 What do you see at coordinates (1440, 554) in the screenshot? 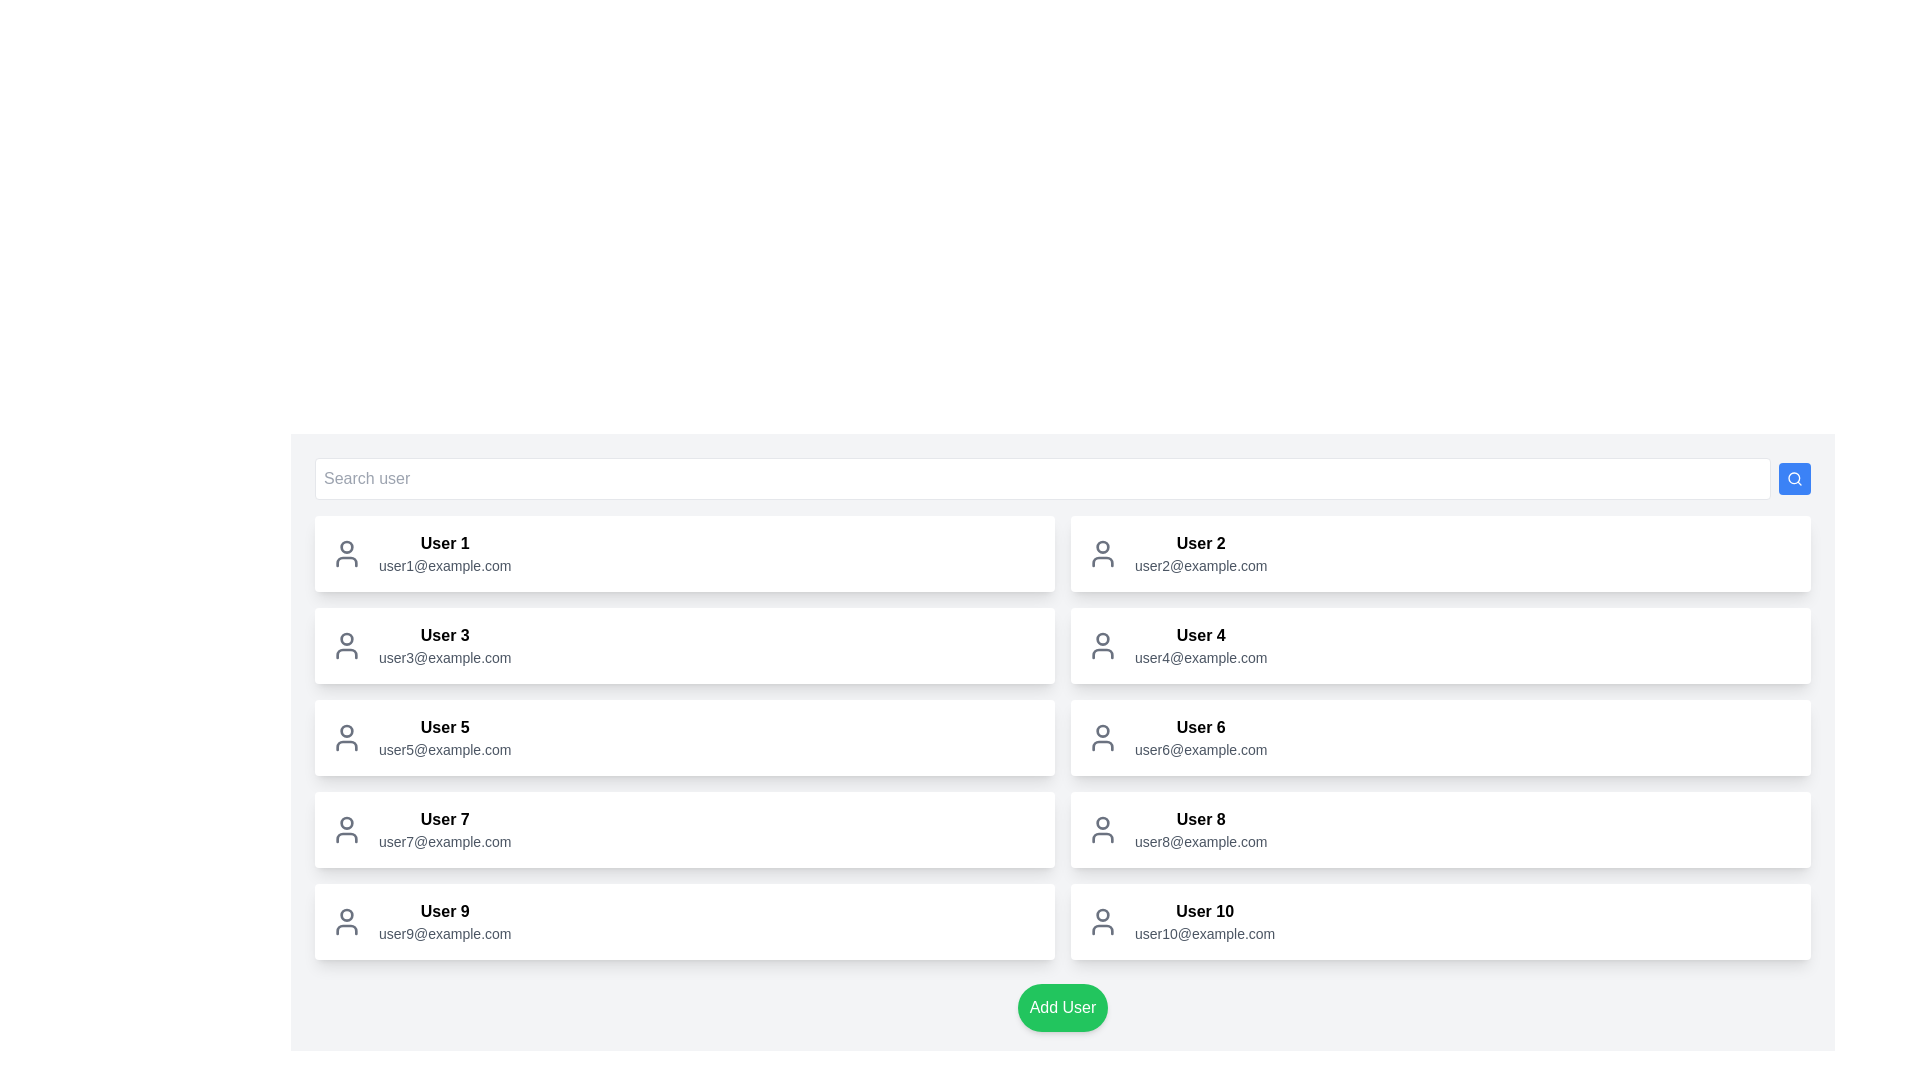
I see `the second informational display card in the grid layout that contains user information, positioned to the right of 'User 1' and above 'User 4'` at bounding box center [1440, 554].